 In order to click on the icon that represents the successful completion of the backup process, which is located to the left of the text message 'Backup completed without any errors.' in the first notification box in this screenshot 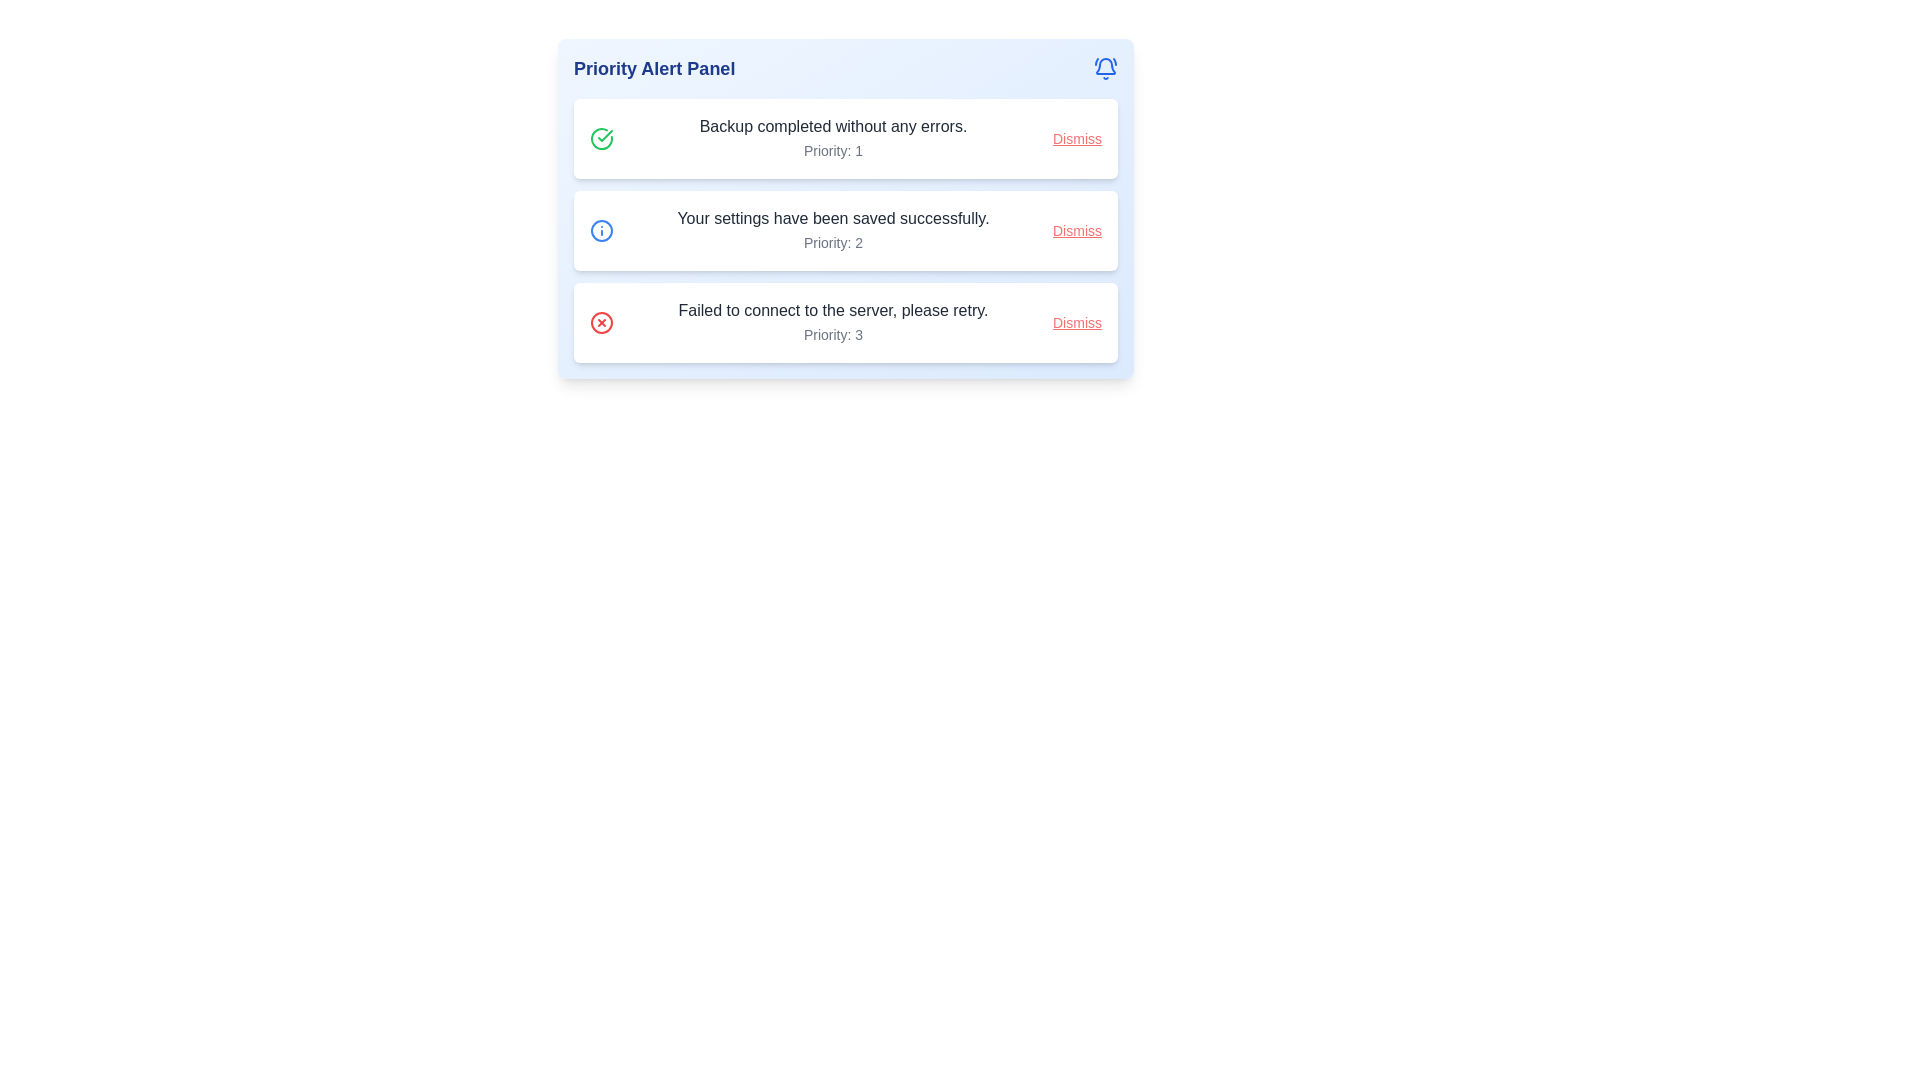, I will do `click(600, 137)`.